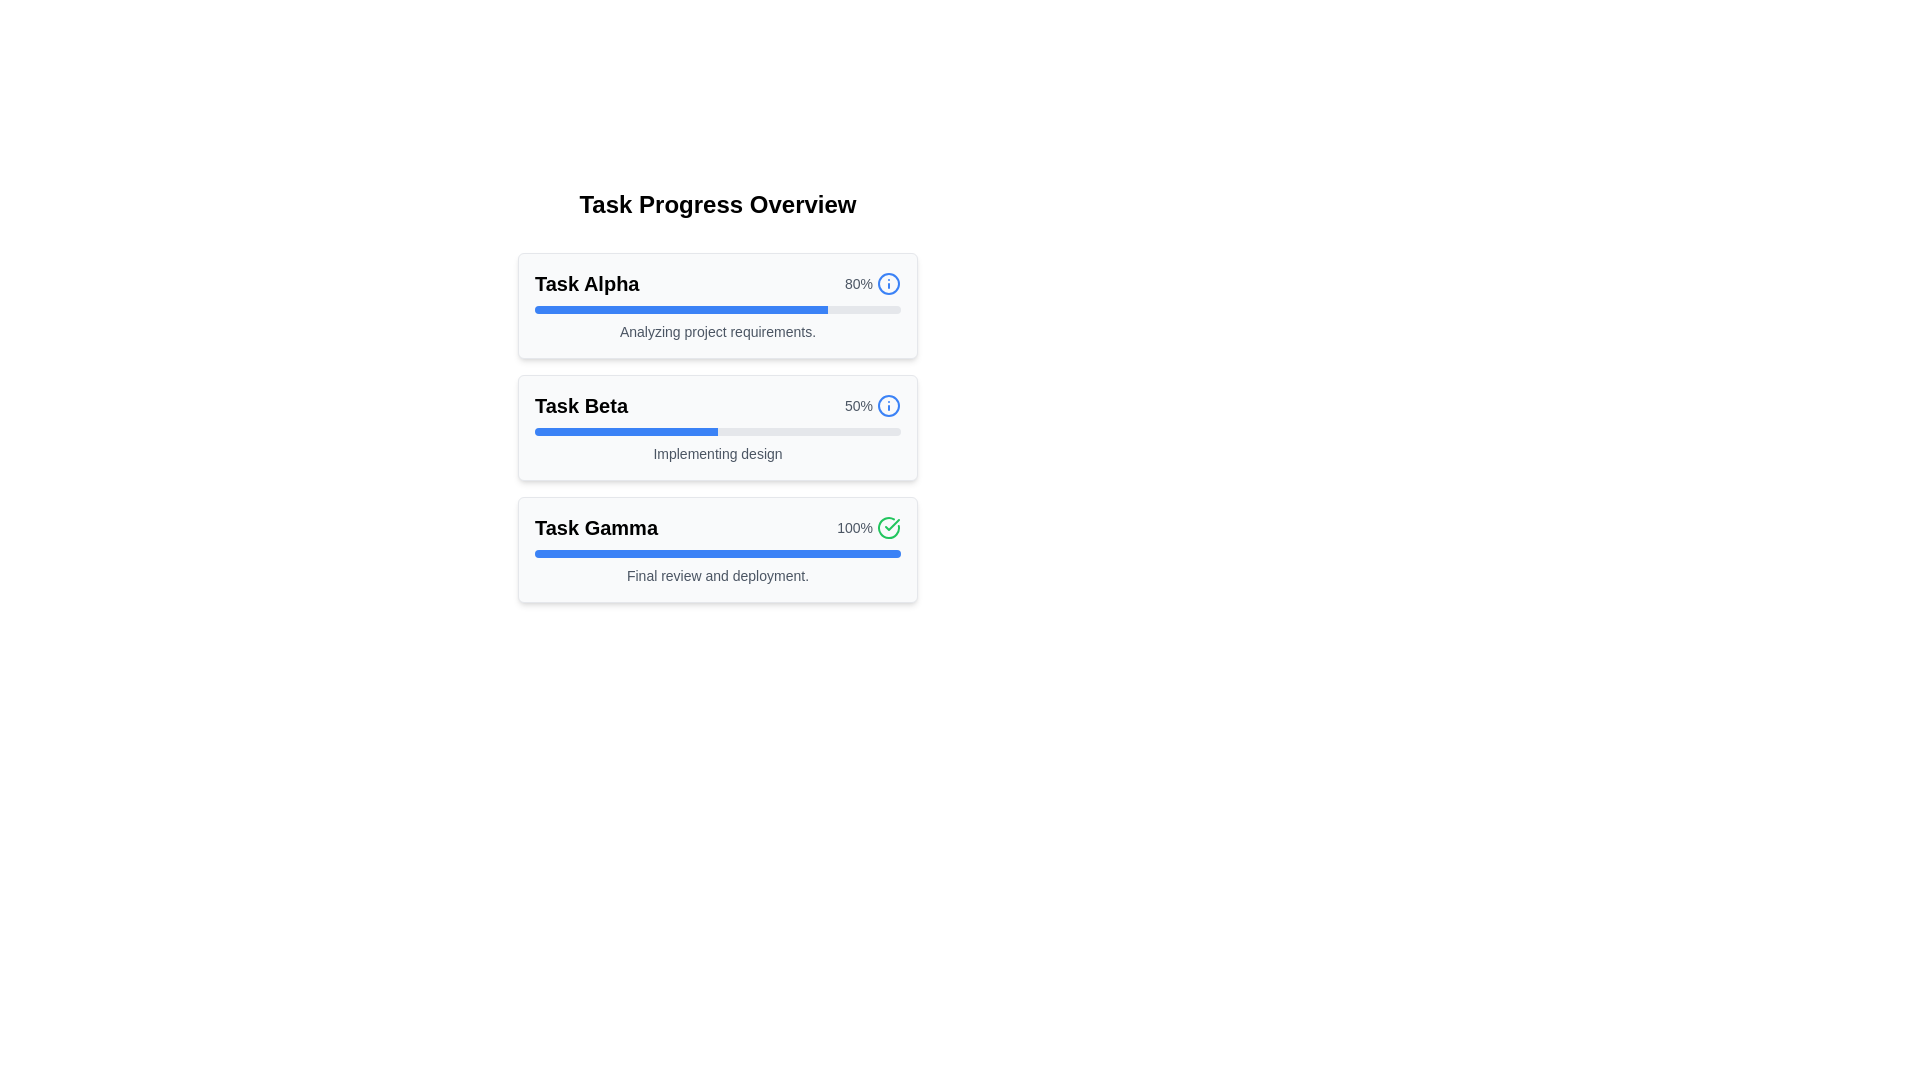 Image resolution: width=1920 pixels, height=1080 pixels. Describe the element at coordinates (873, 284) in the screenshot. I see `the progress indicator label with an information icon located at the top right of the 'Task Alpha' card` at that location.